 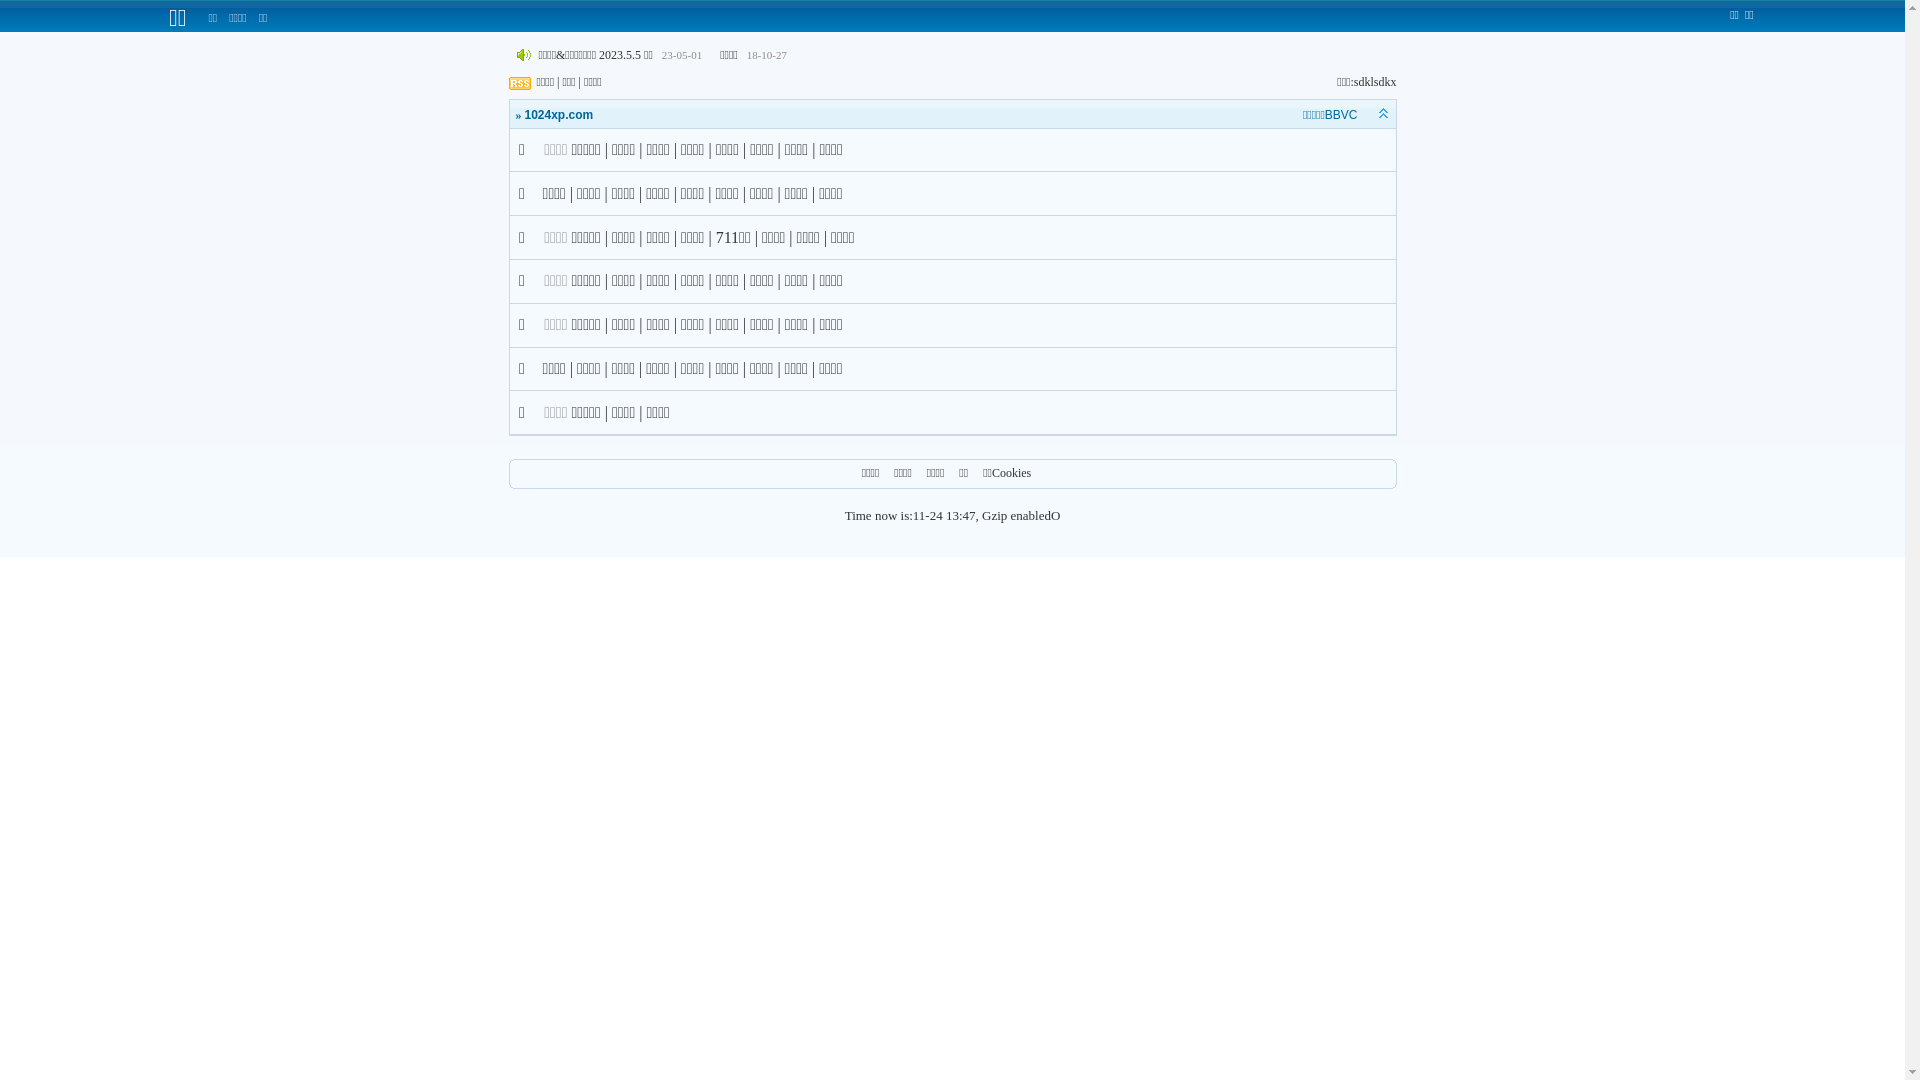 I want to click on '1024xp.com', so click(x=558, y=115).